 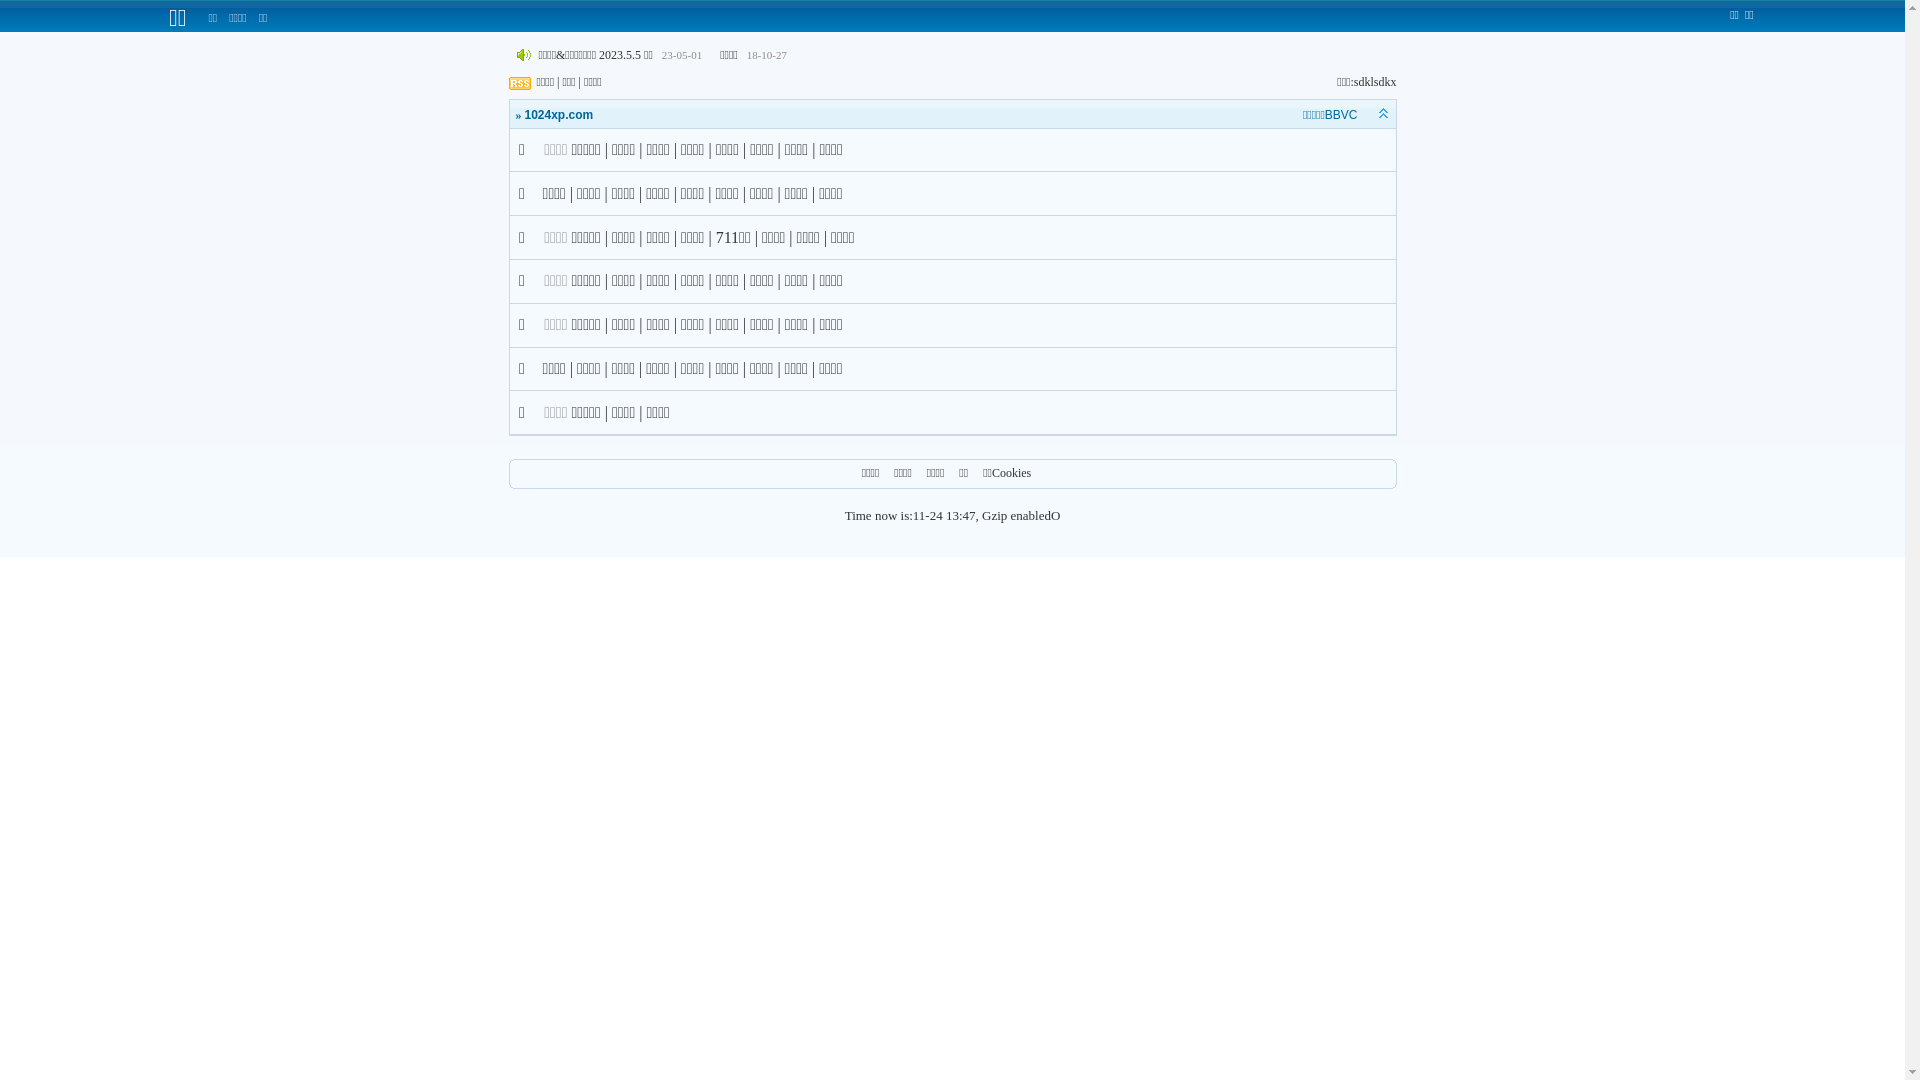 I want to click on '1024xp.com', so click(x=558, y=115).